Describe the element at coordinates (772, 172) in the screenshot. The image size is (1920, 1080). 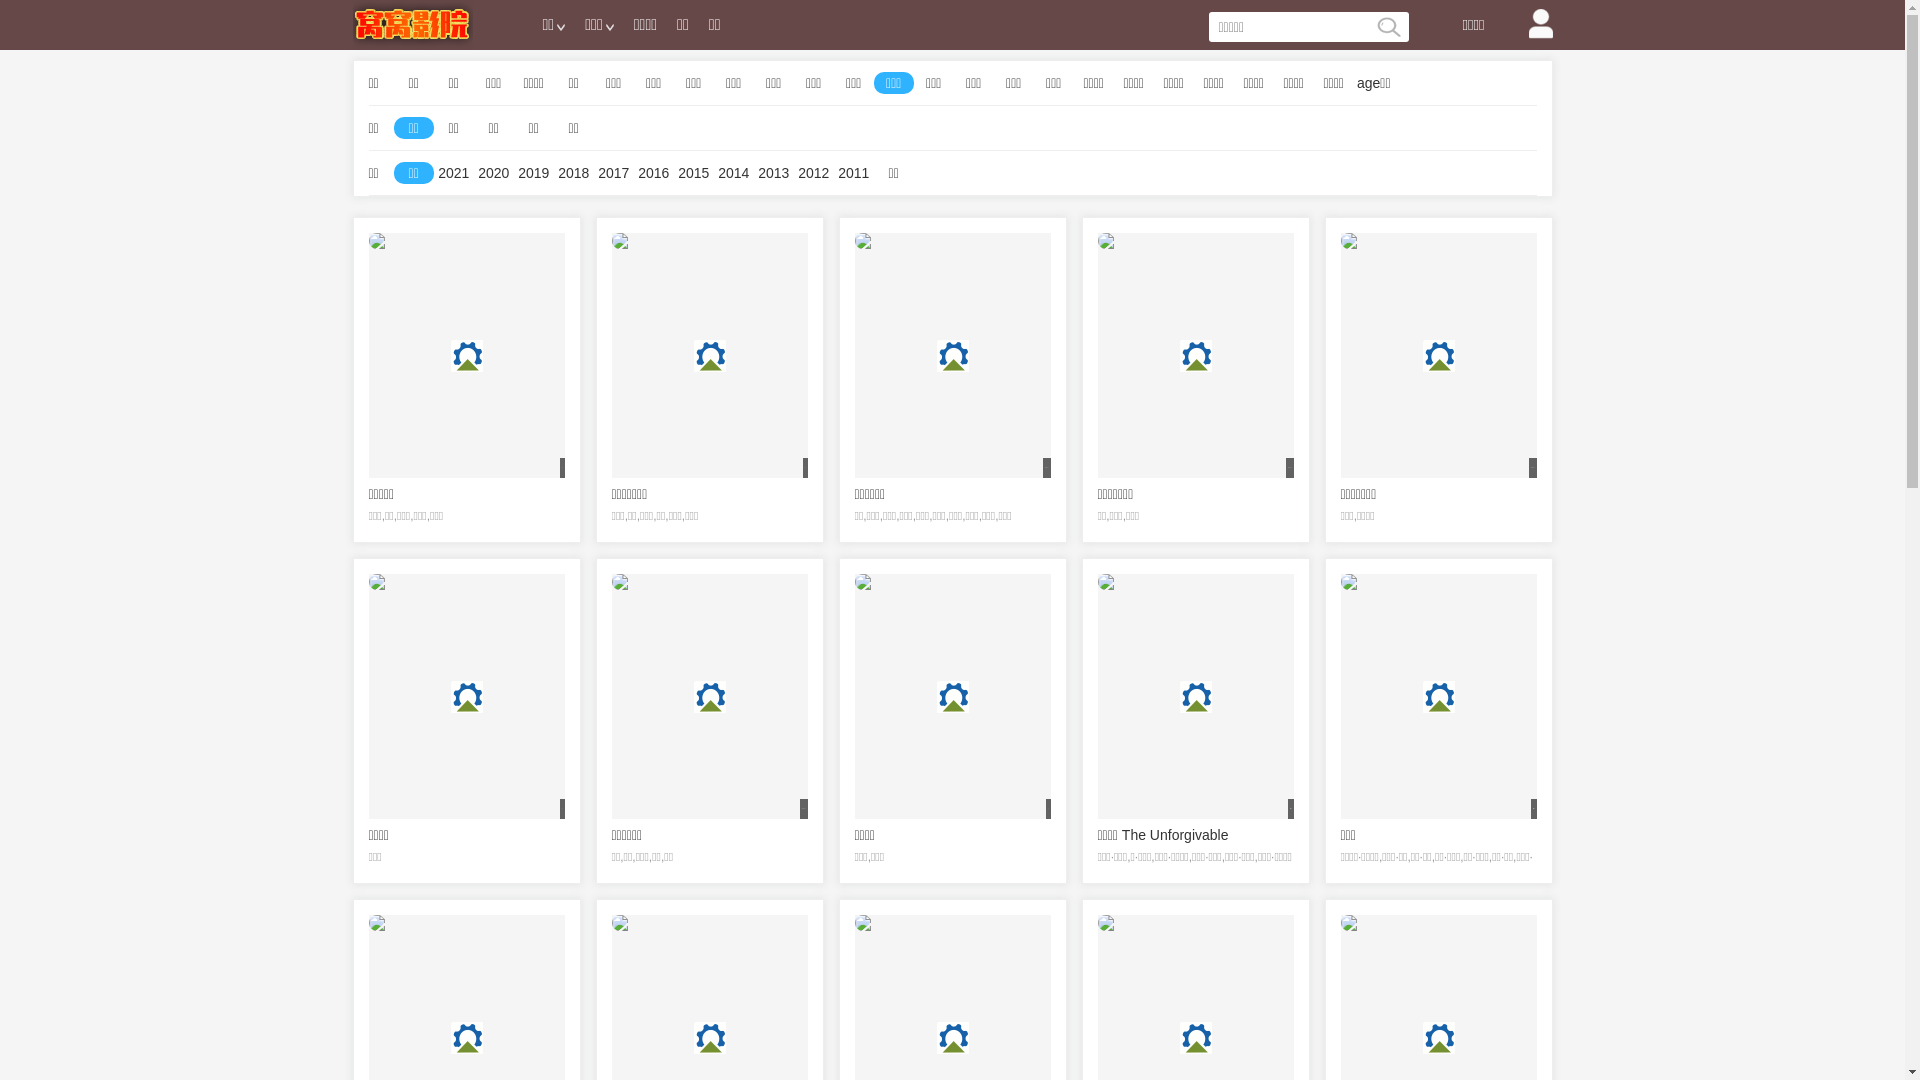
I see `'2013'` at that location.